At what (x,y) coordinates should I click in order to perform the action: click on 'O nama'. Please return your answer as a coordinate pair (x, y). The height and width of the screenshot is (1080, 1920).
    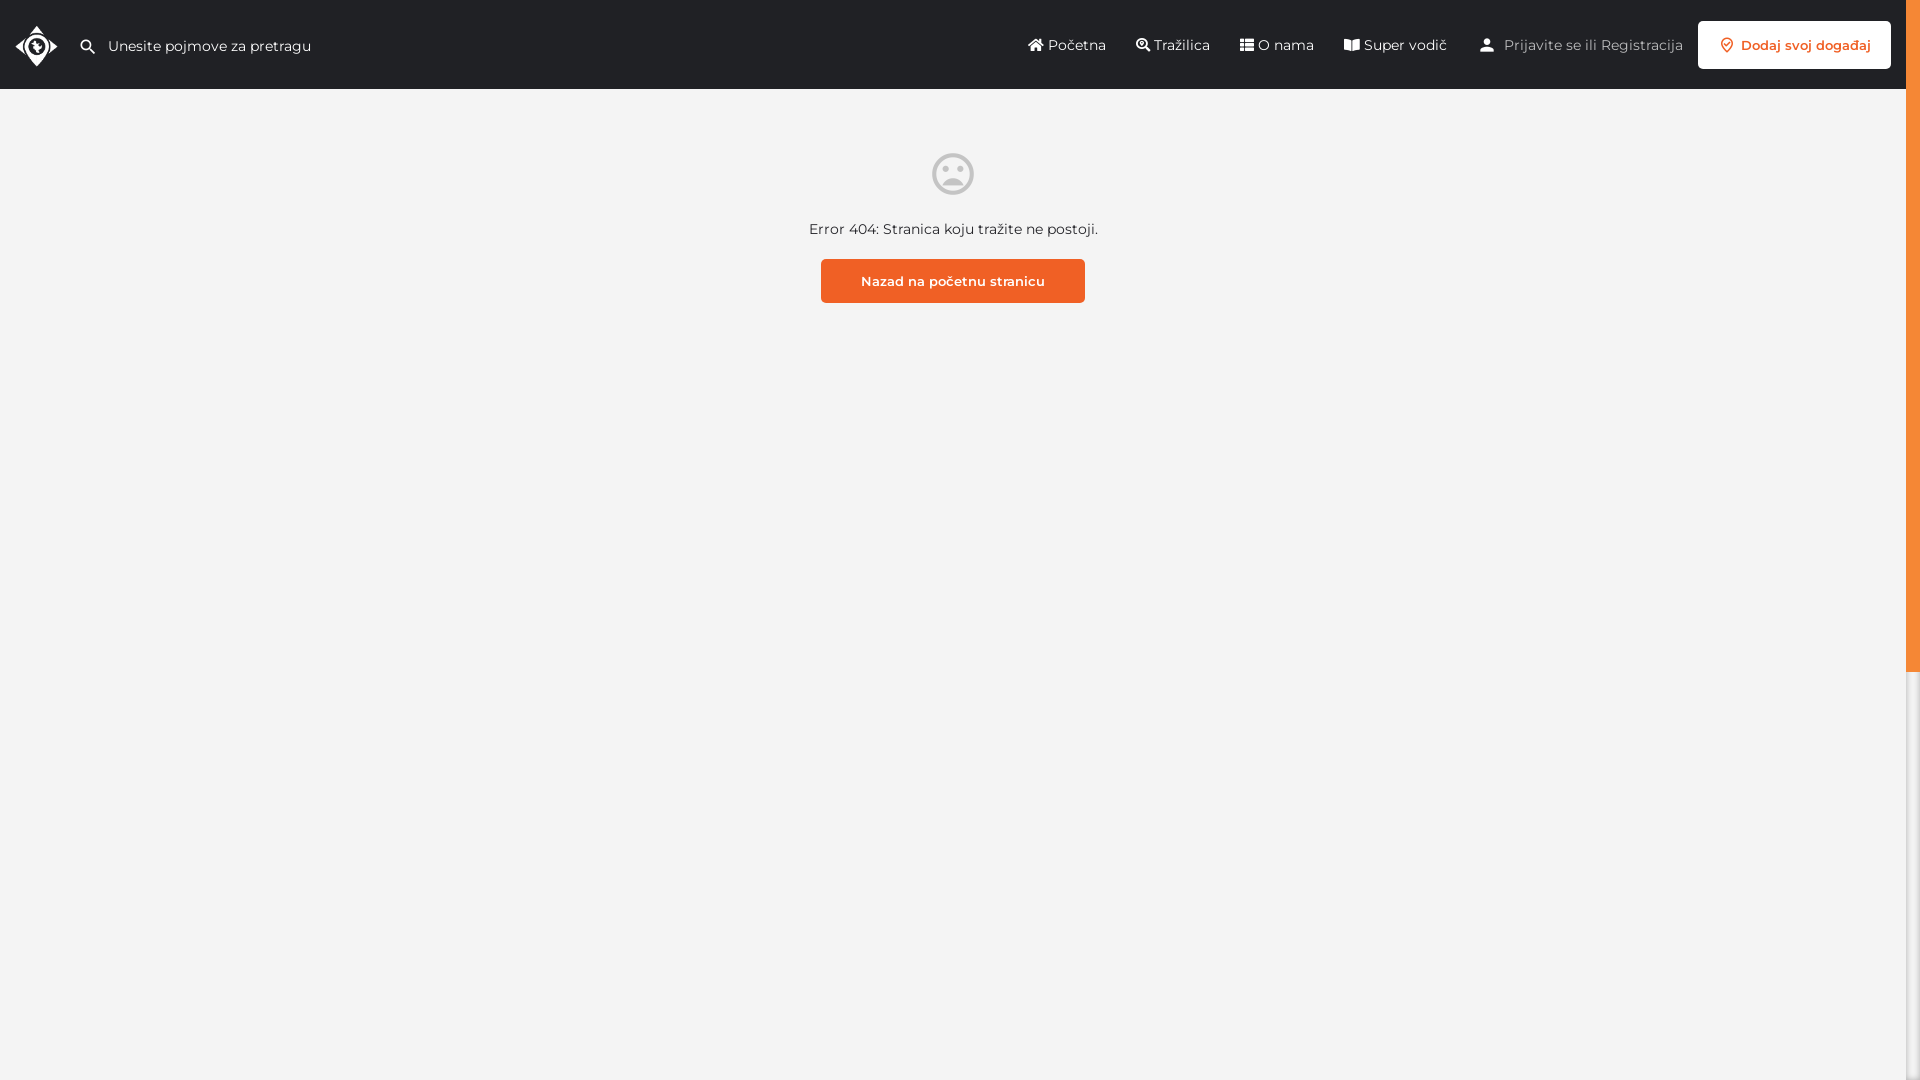
    Looking at the image, I should click on (1275, 43).